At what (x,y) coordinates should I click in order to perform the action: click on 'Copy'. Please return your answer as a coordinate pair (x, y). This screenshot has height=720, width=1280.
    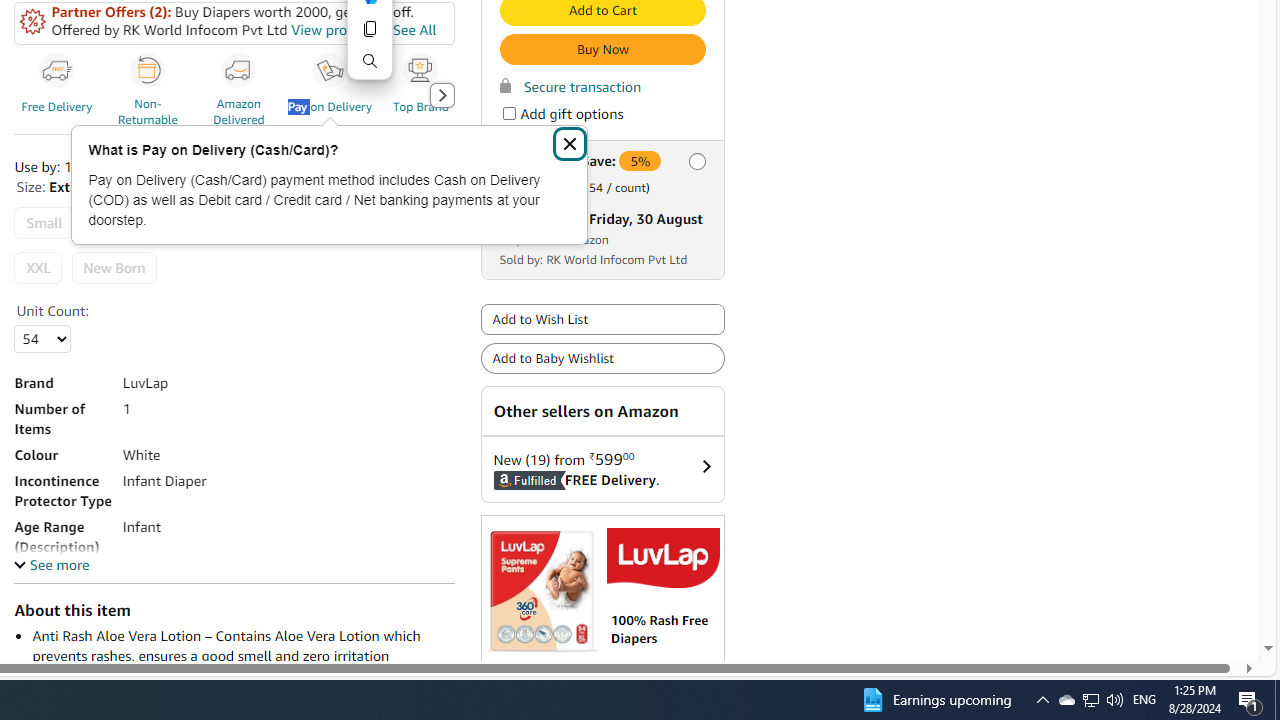
    Looking at the image, I should click on (369, 28).